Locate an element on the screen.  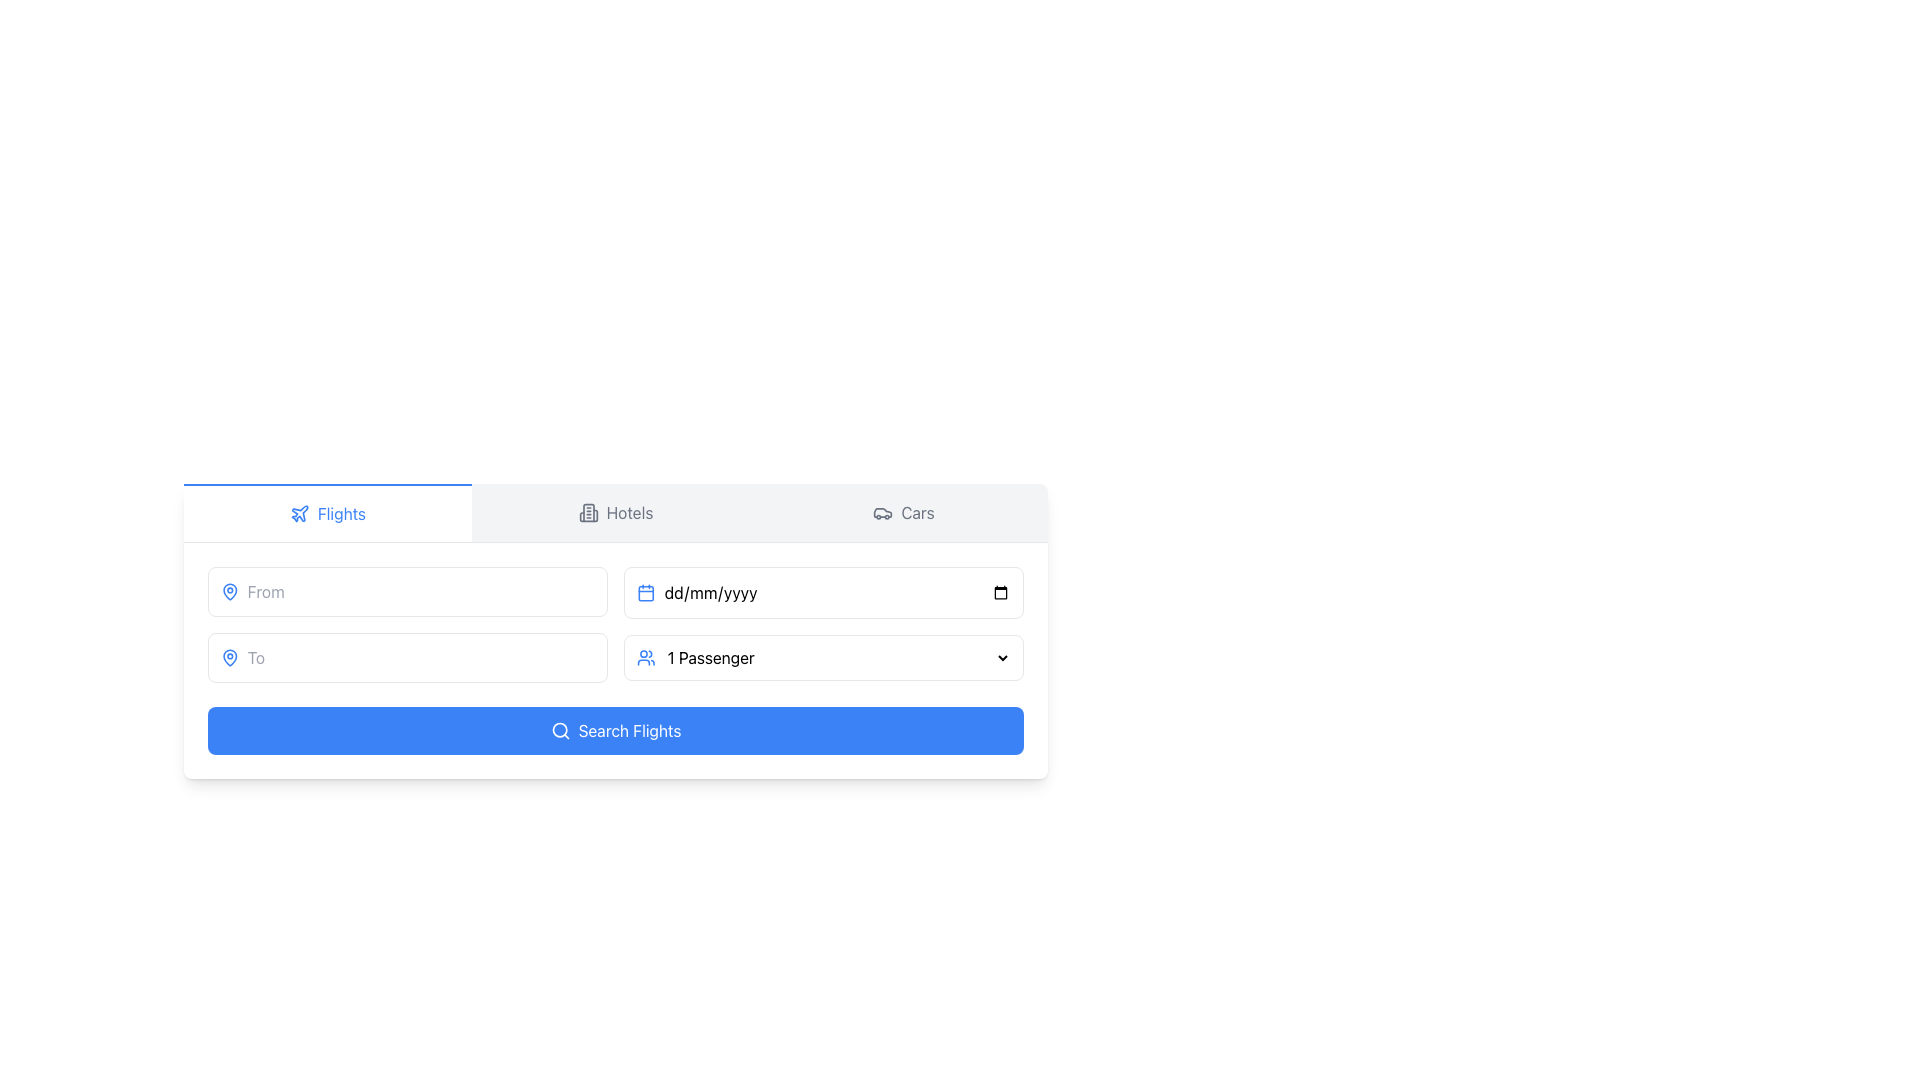
the calendar icon located is located at coordinates (646, 592).